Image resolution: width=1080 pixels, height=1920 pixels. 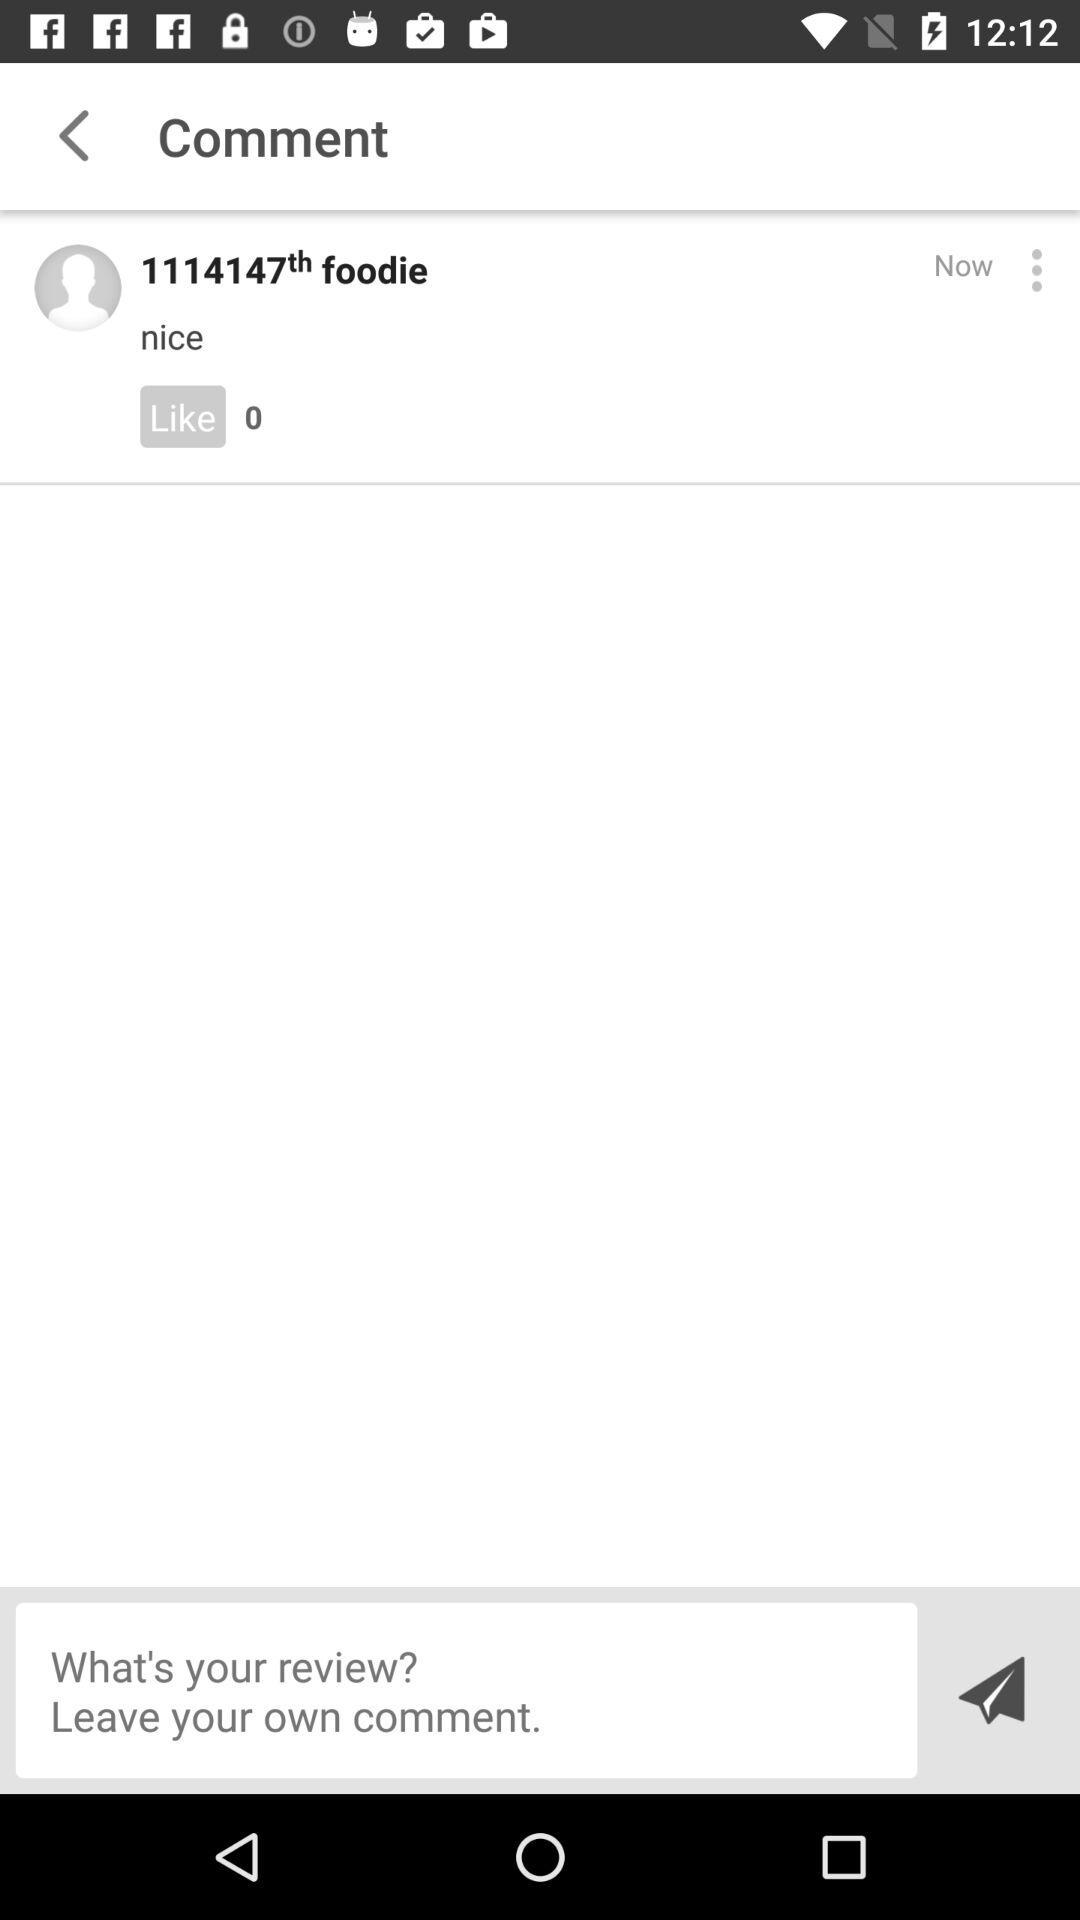 I want to click on coment text box, so click(x=466, y=1689).